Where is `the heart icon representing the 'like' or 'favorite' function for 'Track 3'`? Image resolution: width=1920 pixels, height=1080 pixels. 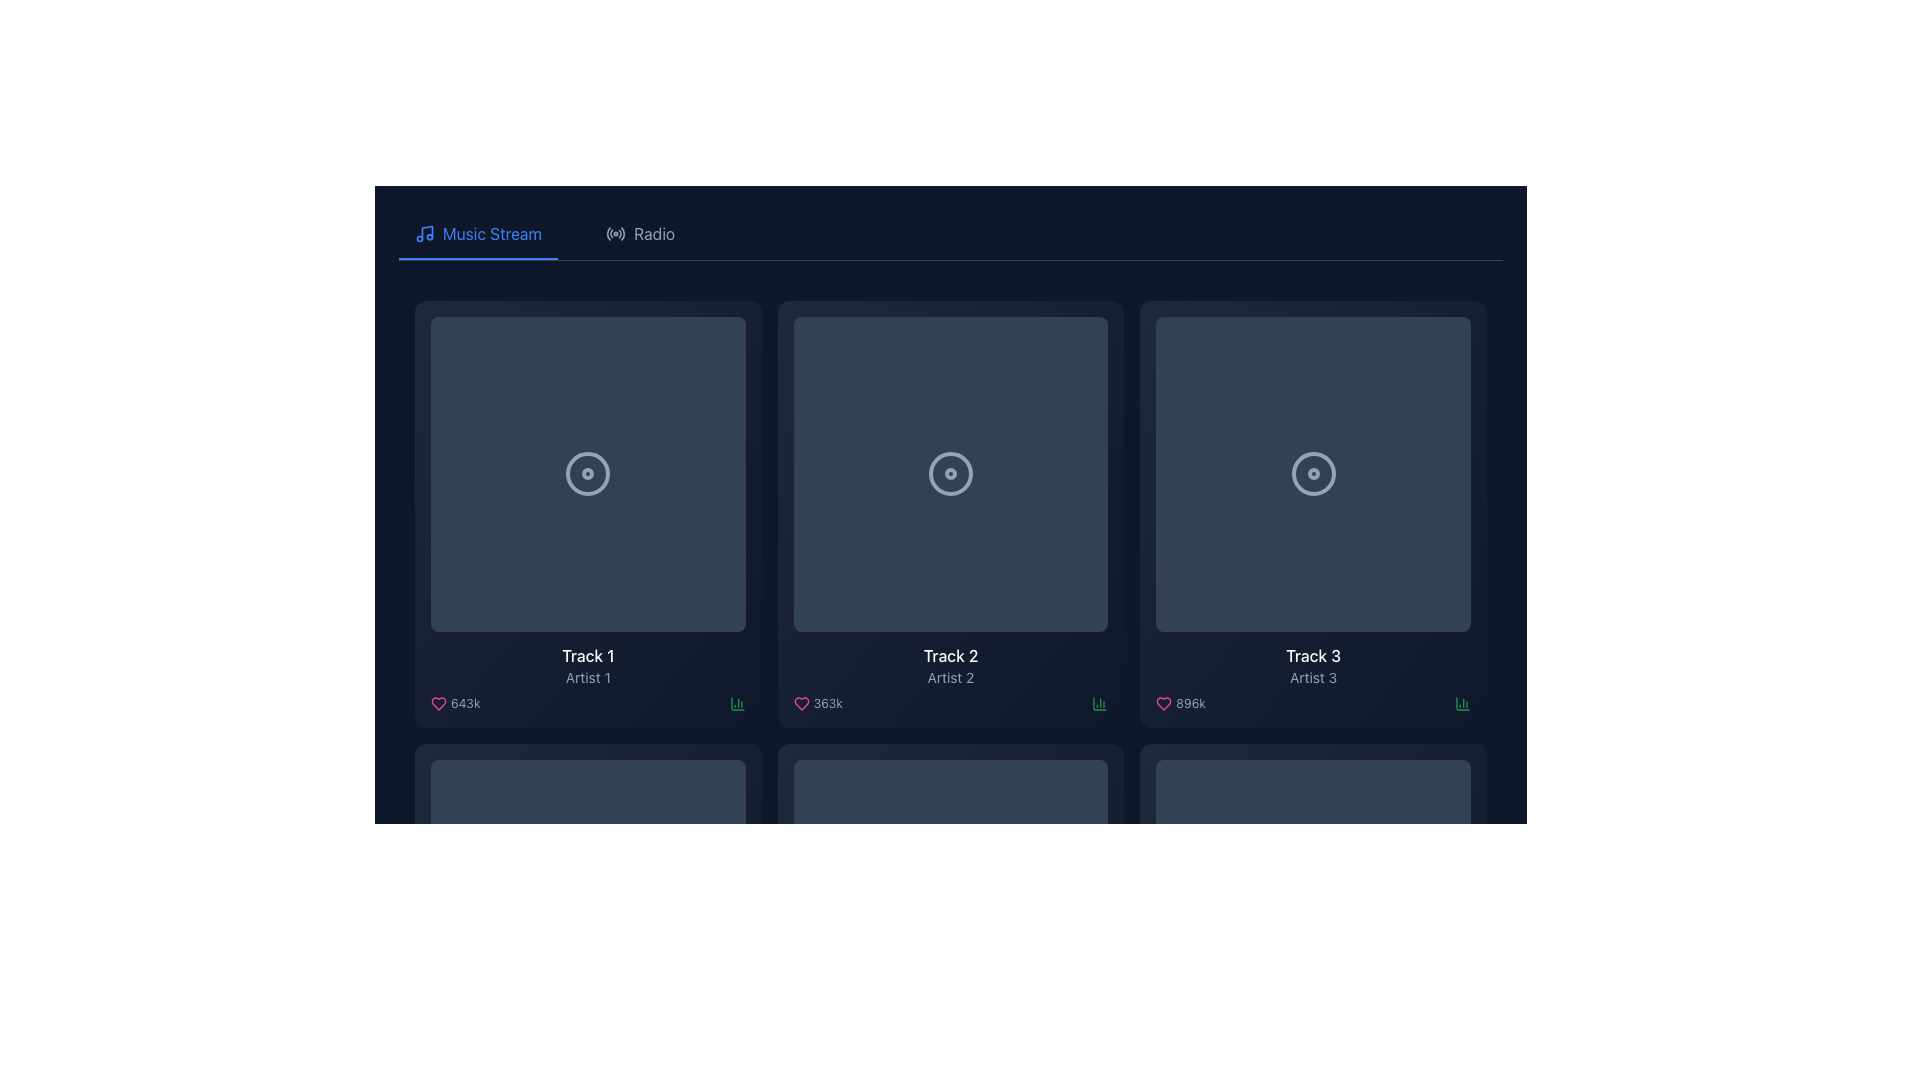
the heart icon representing the 'like' or 'favorite' function for 'Track 3' is located at coordinates (1164, 702).